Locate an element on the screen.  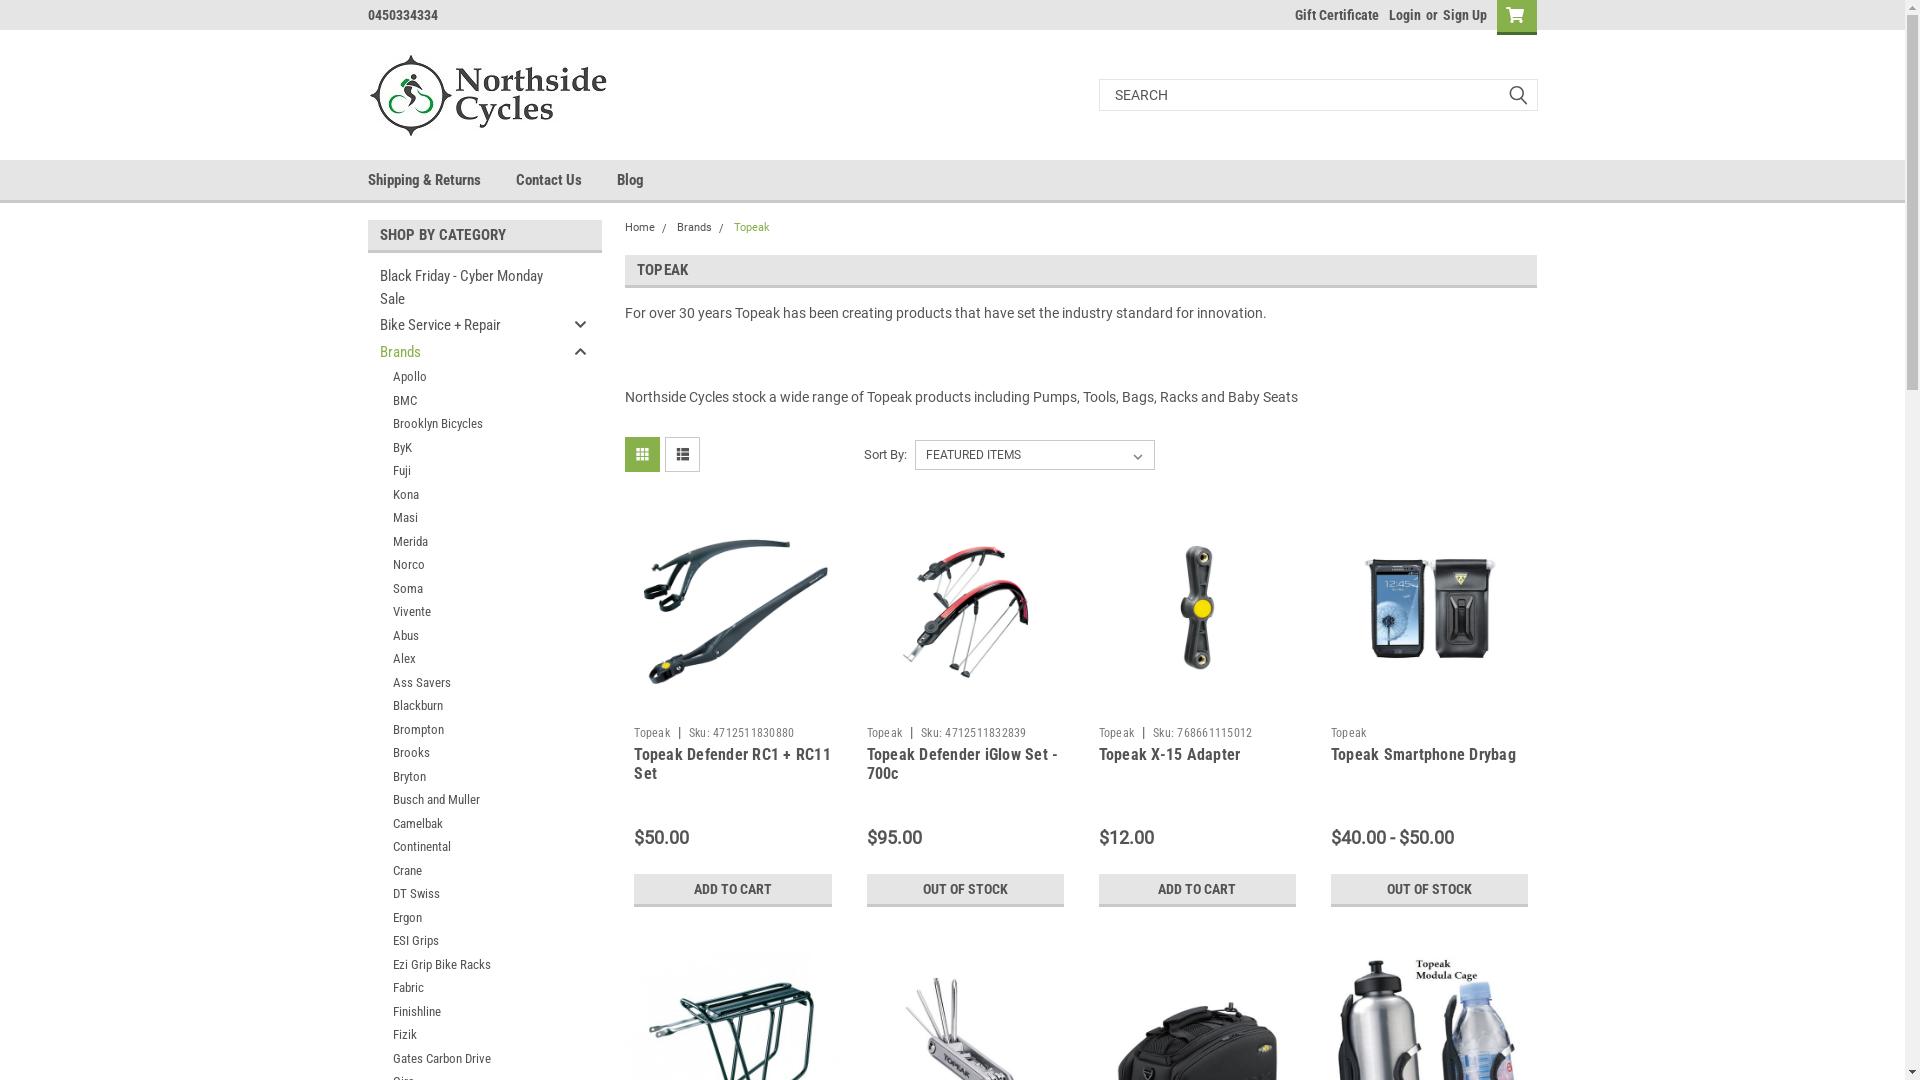
'ESI Grips' is located at coordinates (466, 941).